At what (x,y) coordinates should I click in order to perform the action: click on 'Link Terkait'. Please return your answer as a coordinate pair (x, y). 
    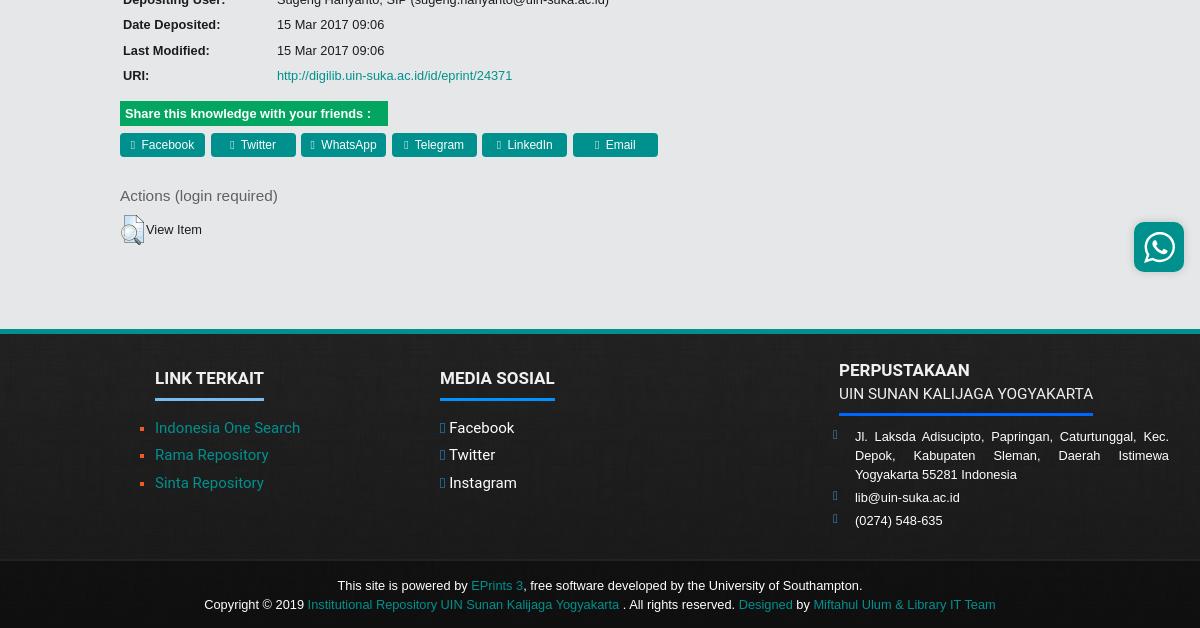
    Looking at the image, I should click on (208, 375).